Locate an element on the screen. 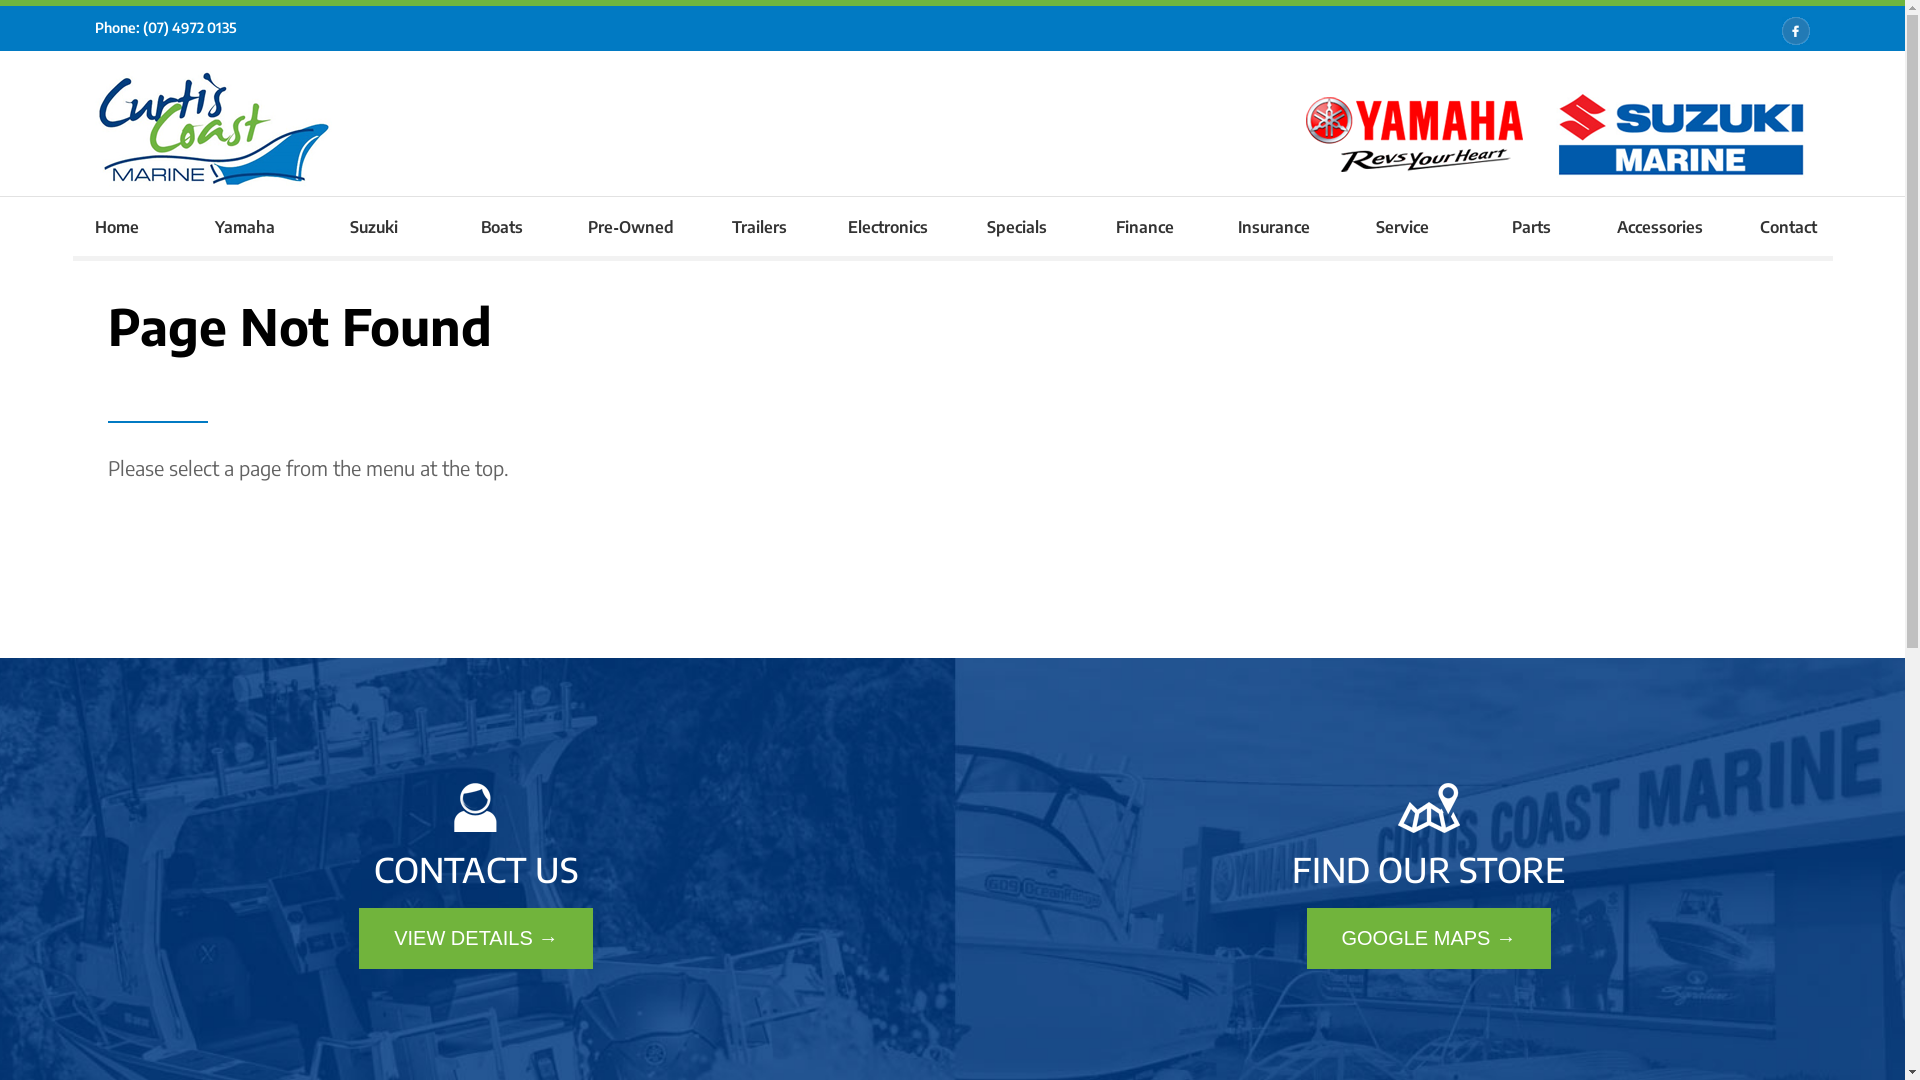  'Boats' is located at coordinates (502, 225).